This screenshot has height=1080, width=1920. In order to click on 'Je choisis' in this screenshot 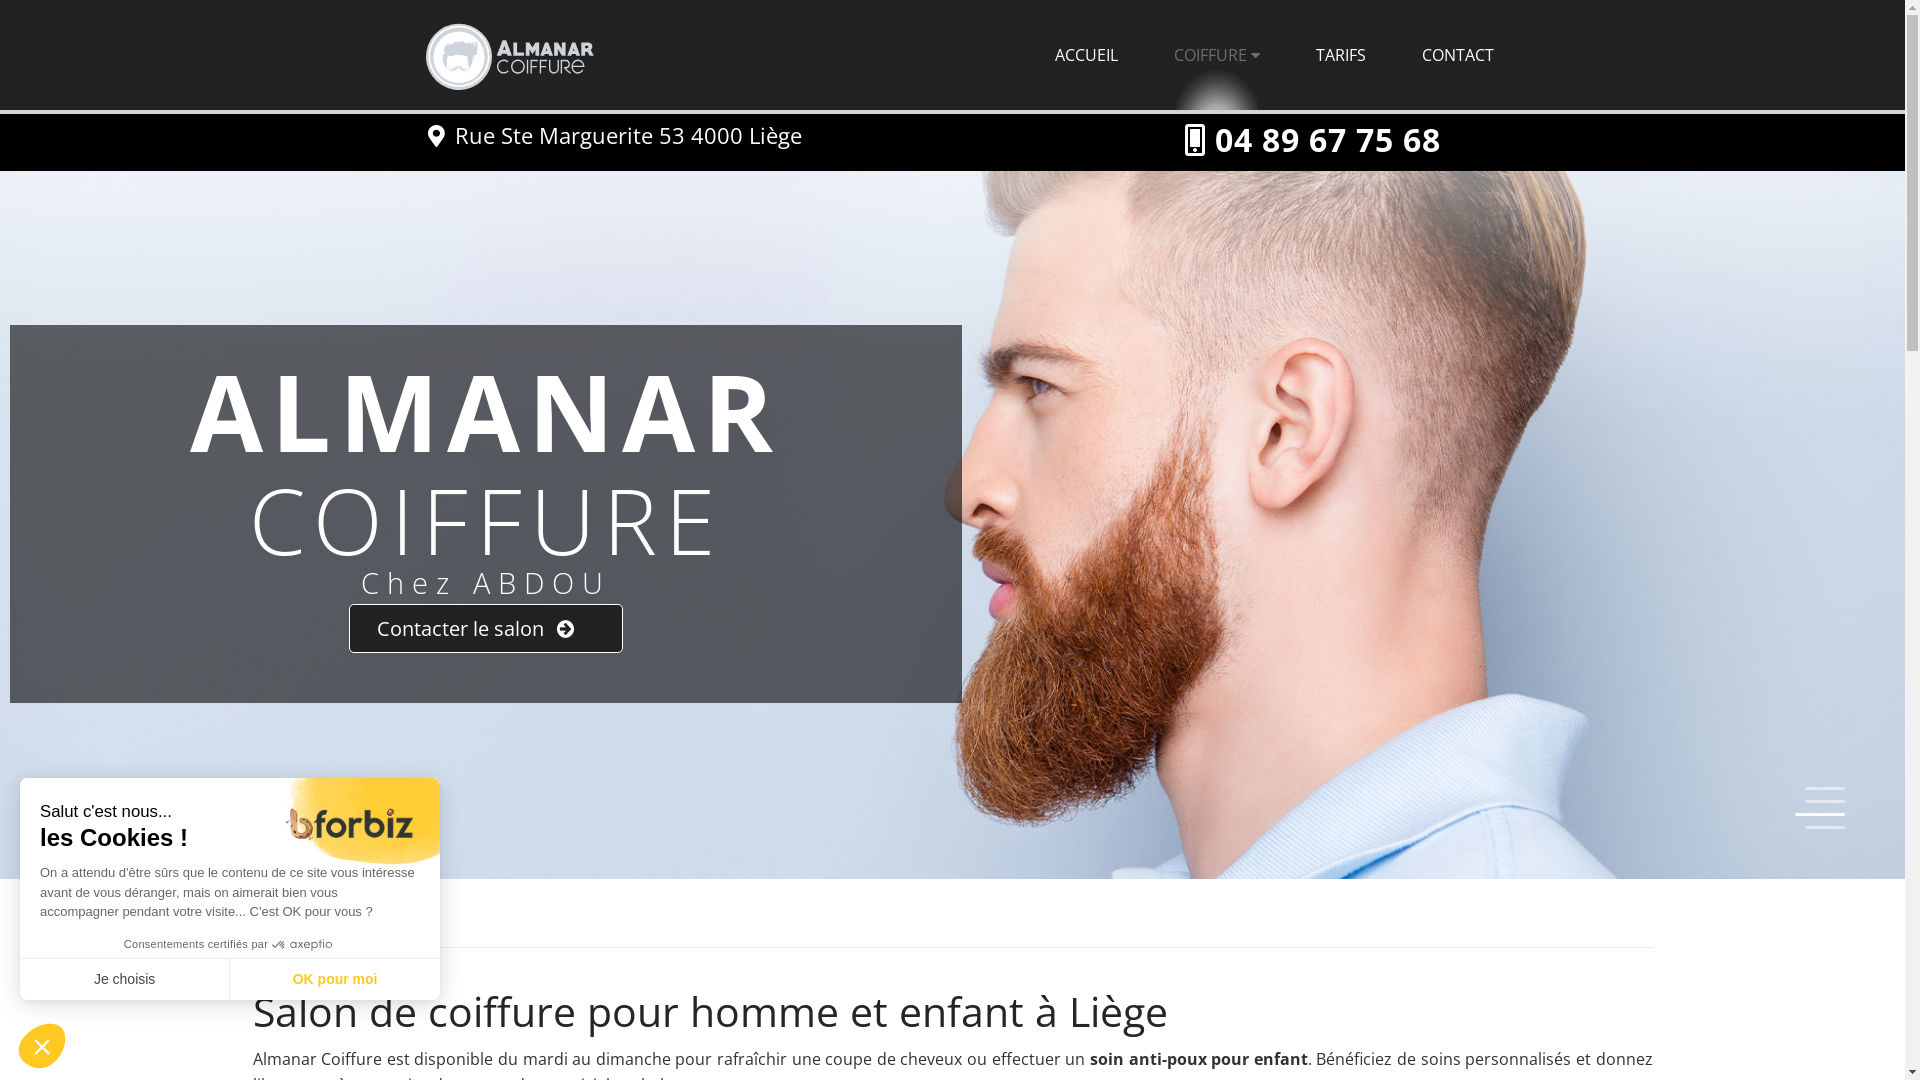, I will do `click(123, 978)`.